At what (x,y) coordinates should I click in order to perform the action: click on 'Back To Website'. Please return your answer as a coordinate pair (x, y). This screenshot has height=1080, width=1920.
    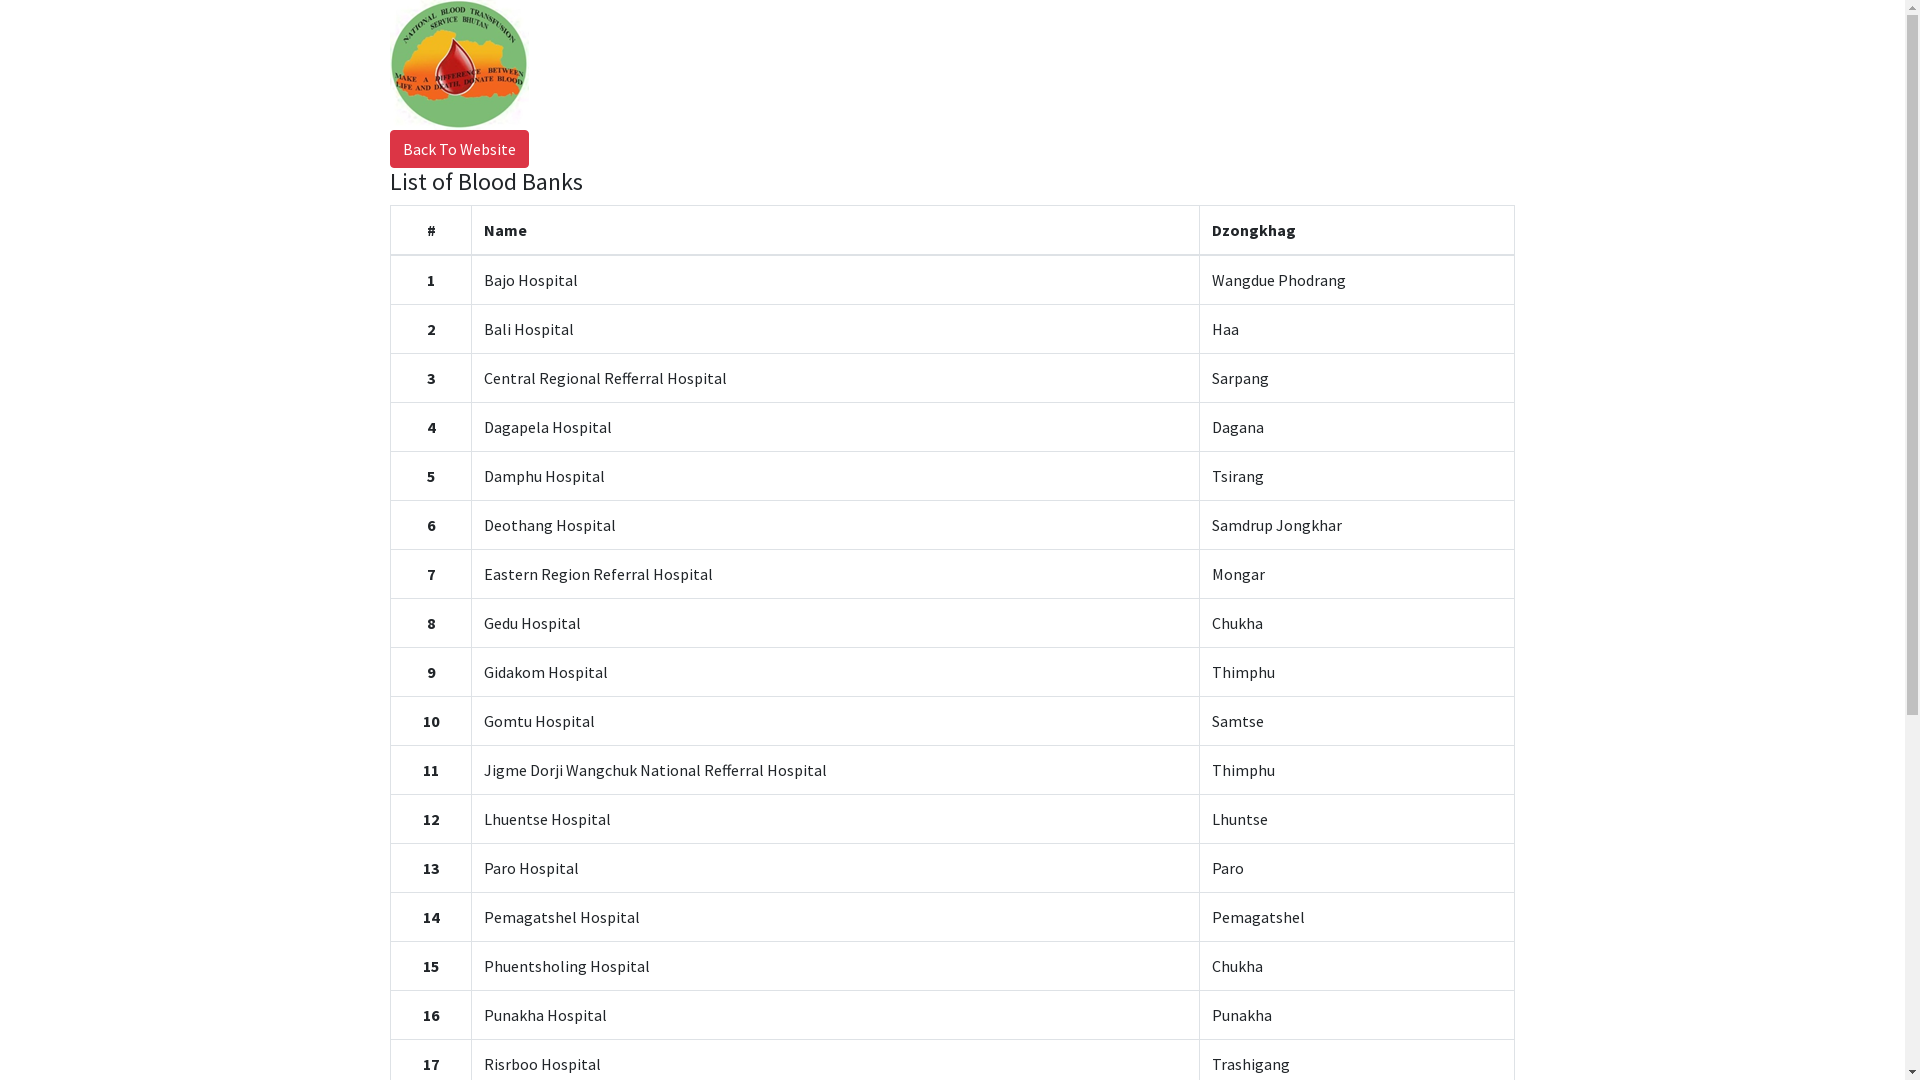
    Looking at the image, I should click on (458, 148).